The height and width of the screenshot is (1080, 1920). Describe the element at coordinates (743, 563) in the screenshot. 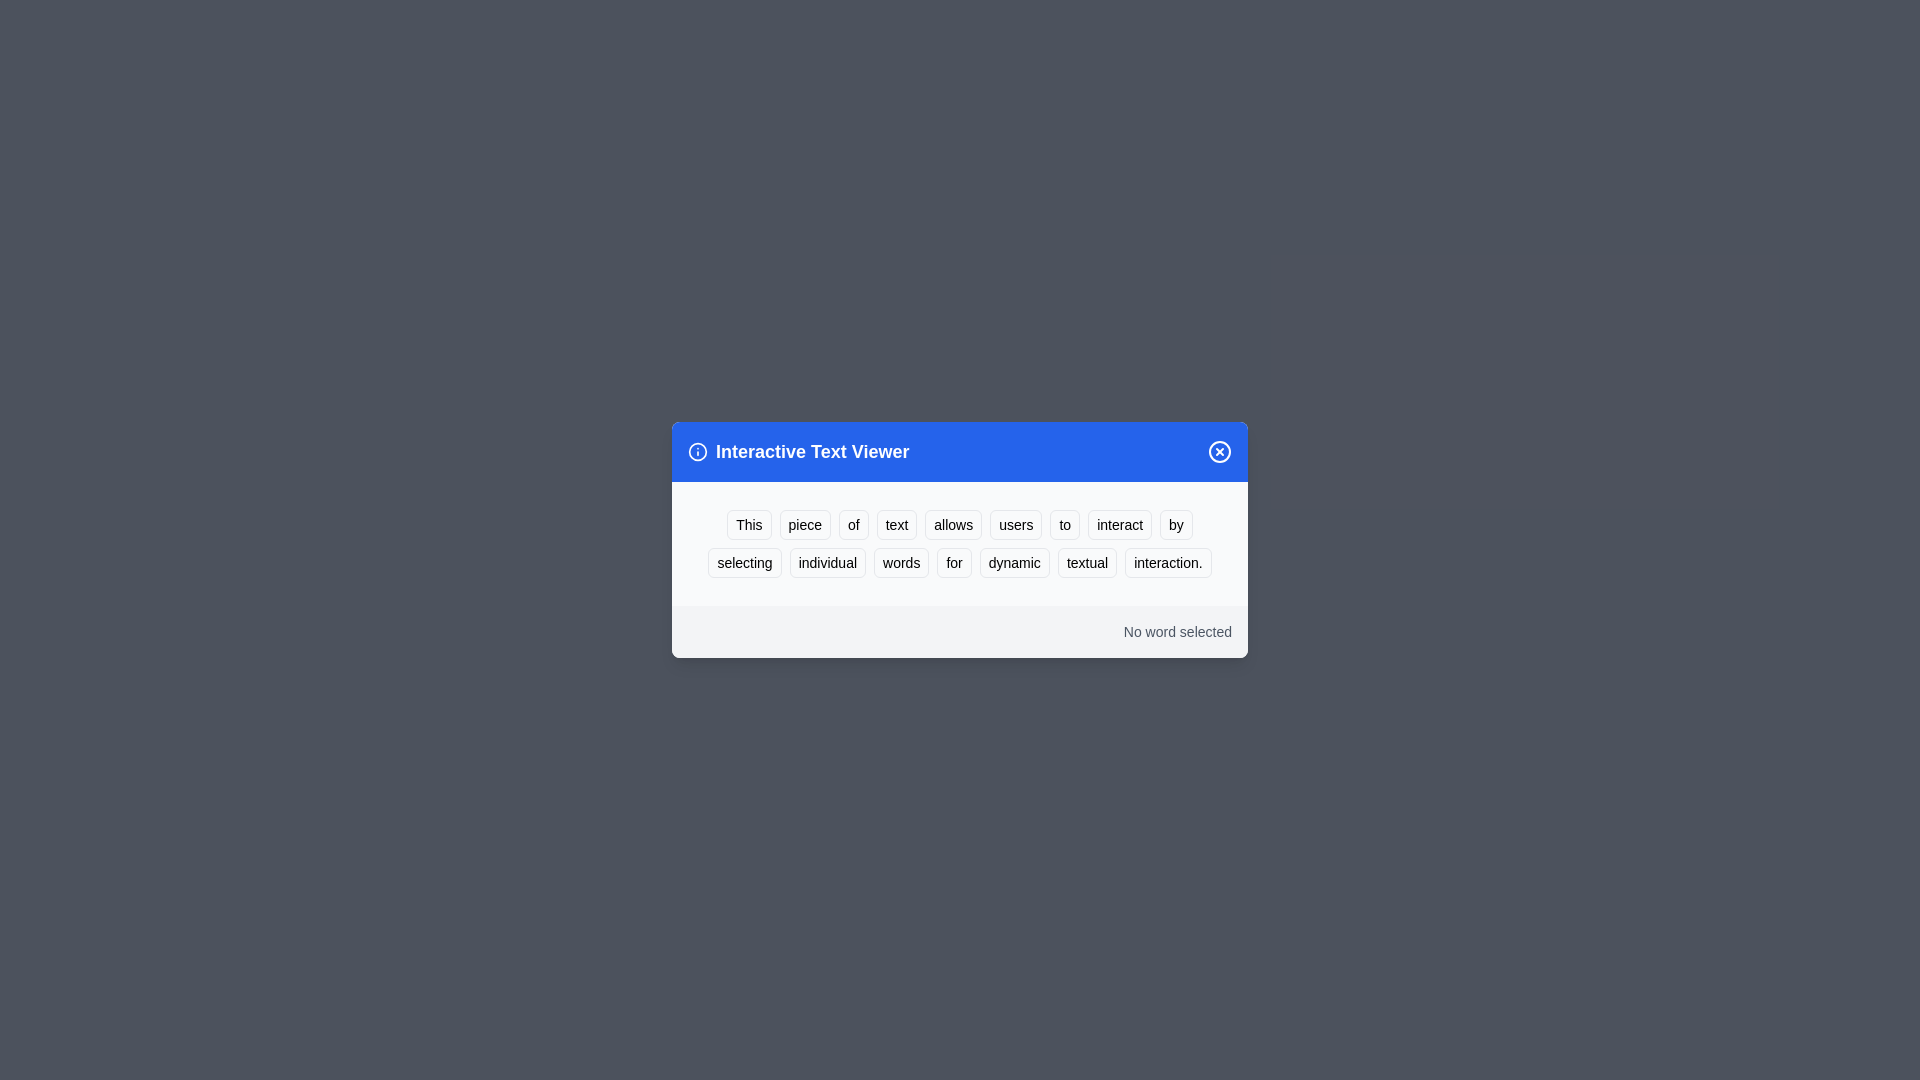

I see `the word 'selecting' to highlight it` at that location.